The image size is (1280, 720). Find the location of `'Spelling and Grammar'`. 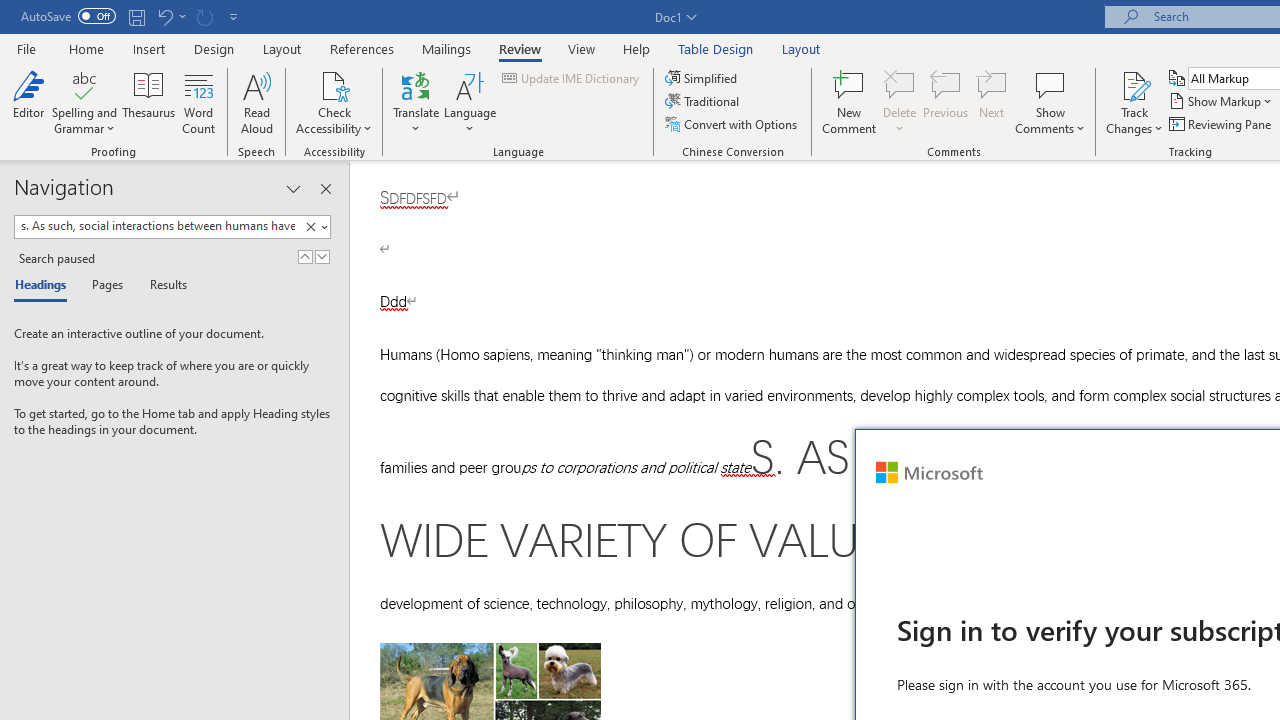

'Spelling and Grammar' is located at coordinates (84, 84).